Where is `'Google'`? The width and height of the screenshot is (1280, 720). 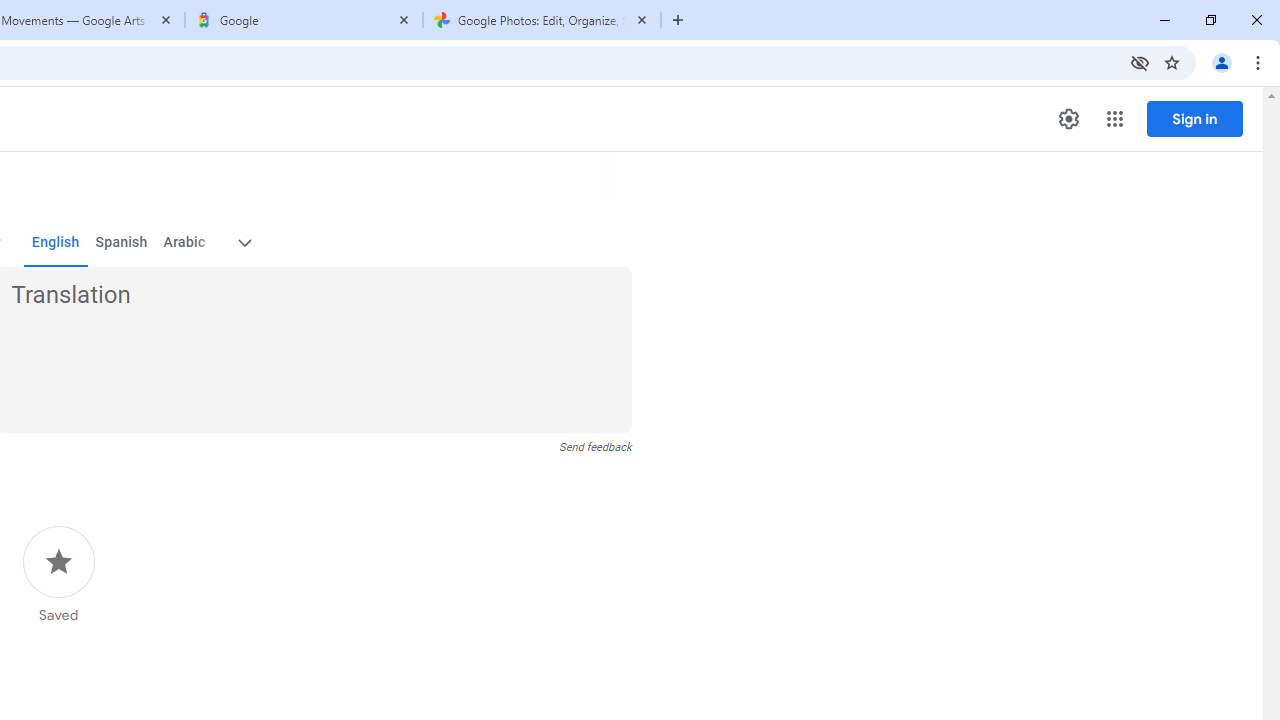
'Google' is located at coordinates (303, 20).